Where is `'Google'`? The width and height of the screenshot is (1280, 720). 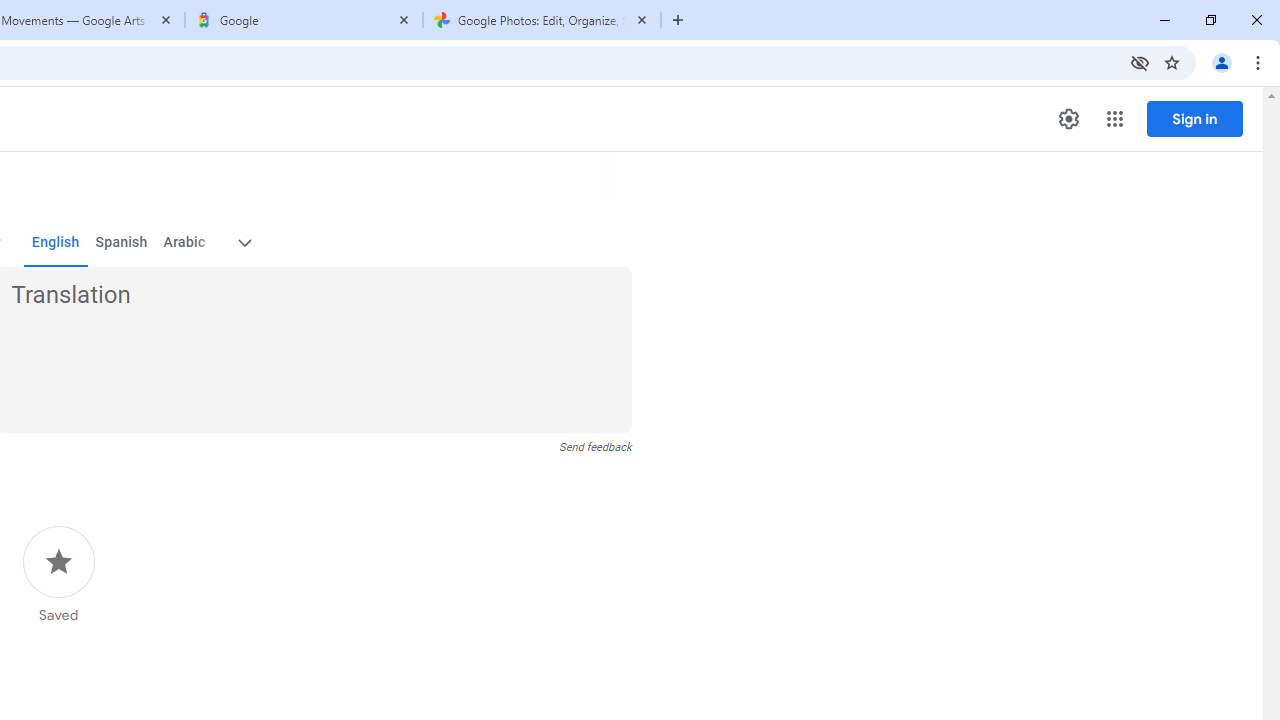
'Google' is located at coordinates (303, 20).